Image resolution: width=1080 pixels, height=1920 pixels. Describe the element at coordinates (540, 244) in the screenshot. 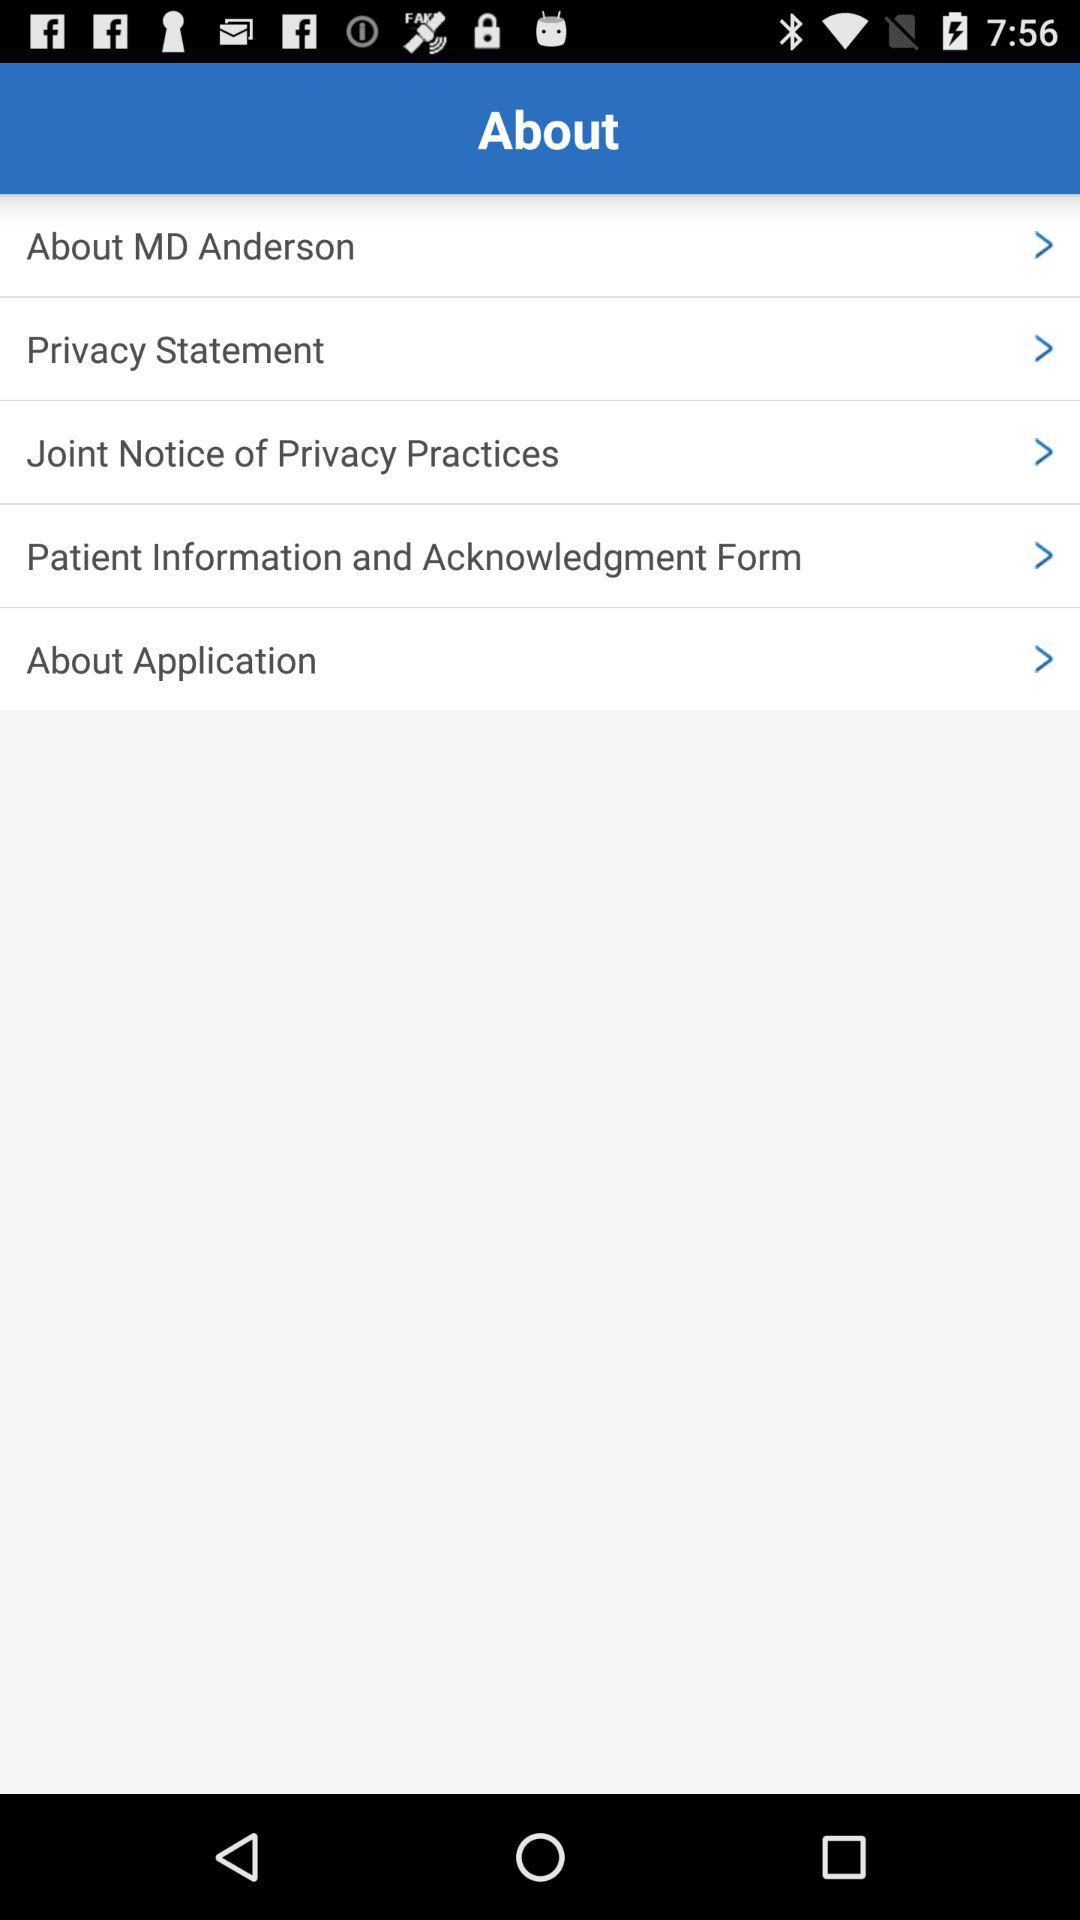

I see `about md anderson item` at that location.